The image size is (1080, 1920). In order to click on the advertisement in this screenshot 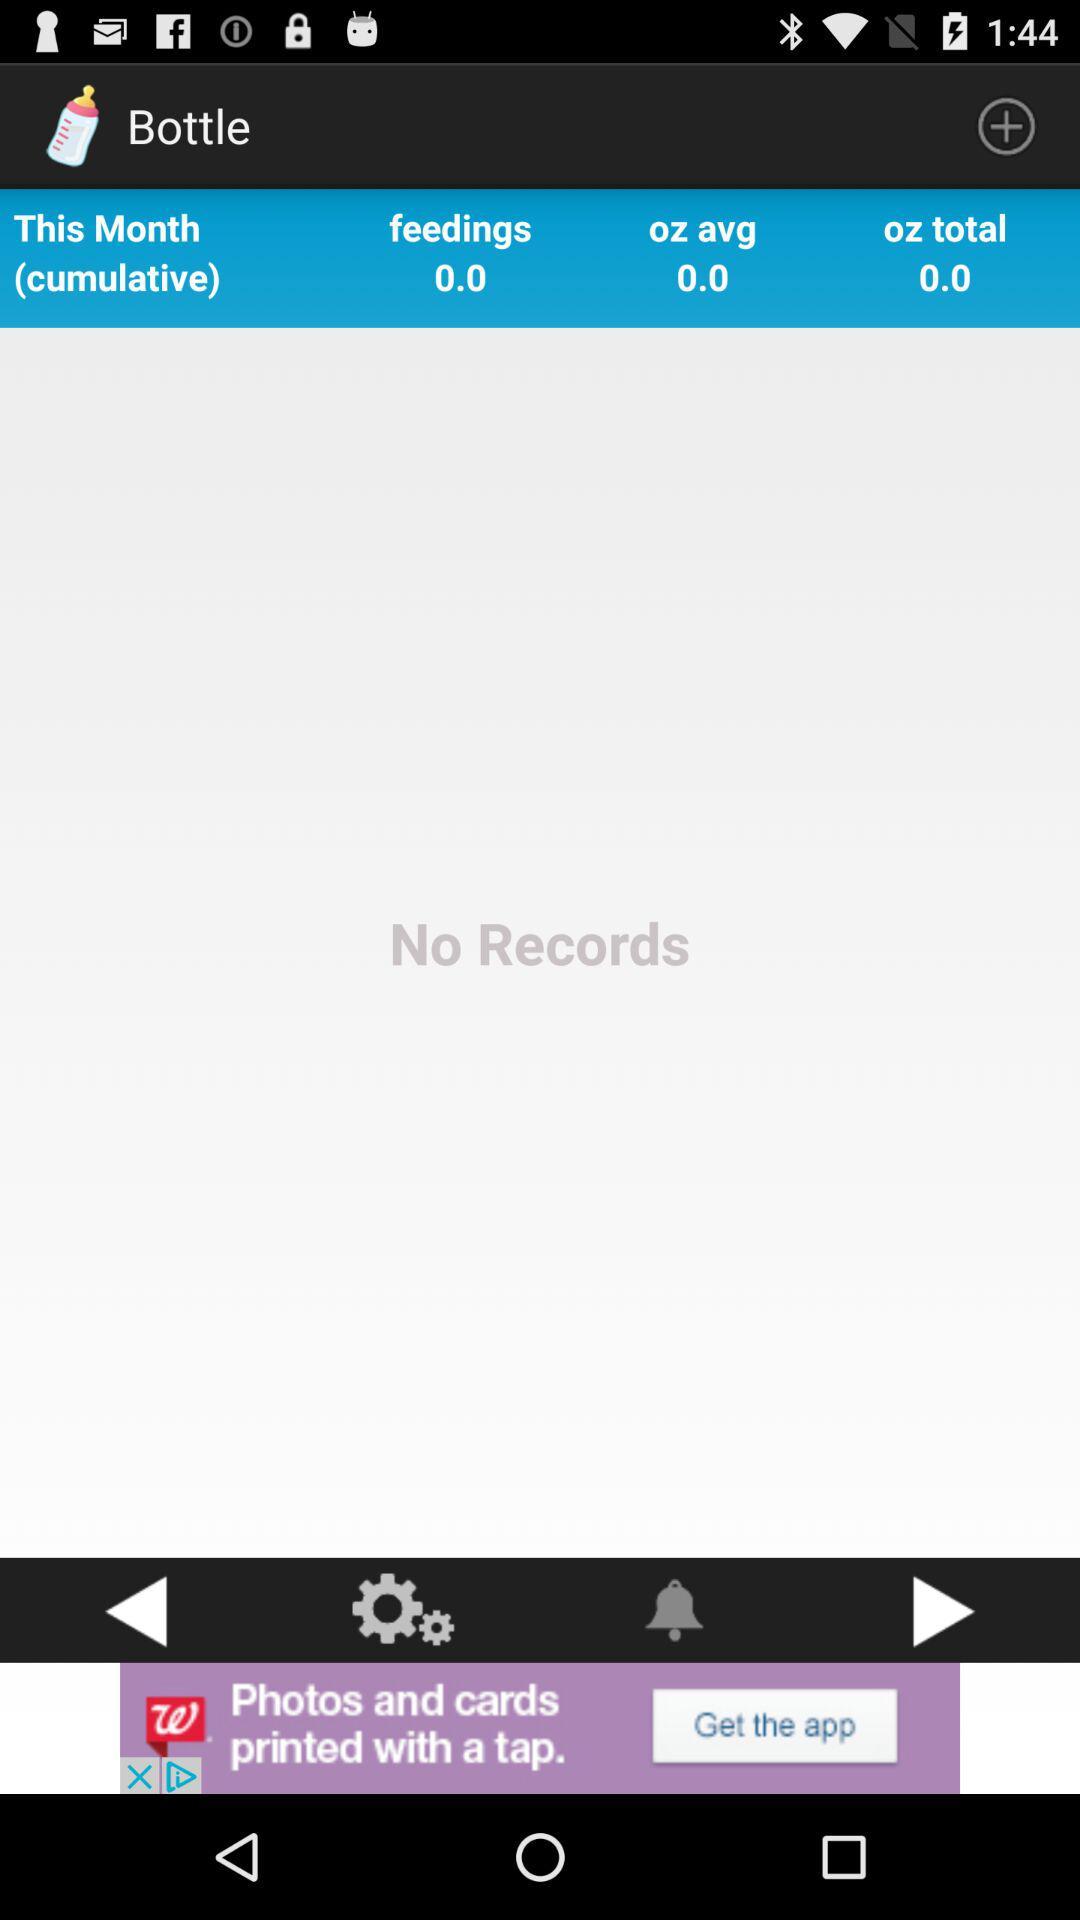, I will do `click(540, 1727)`.